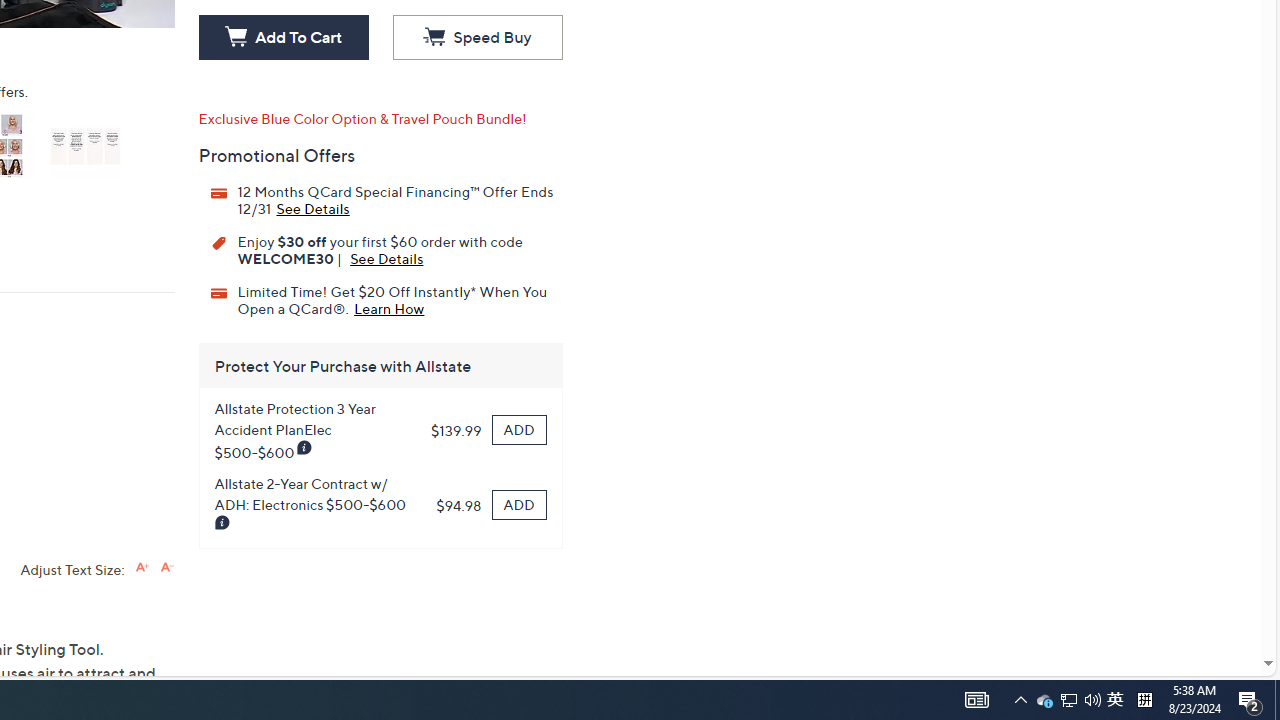 This screenshot has height=720, width=1280. I want to click on 'Decrease font size', so click(167, 567).